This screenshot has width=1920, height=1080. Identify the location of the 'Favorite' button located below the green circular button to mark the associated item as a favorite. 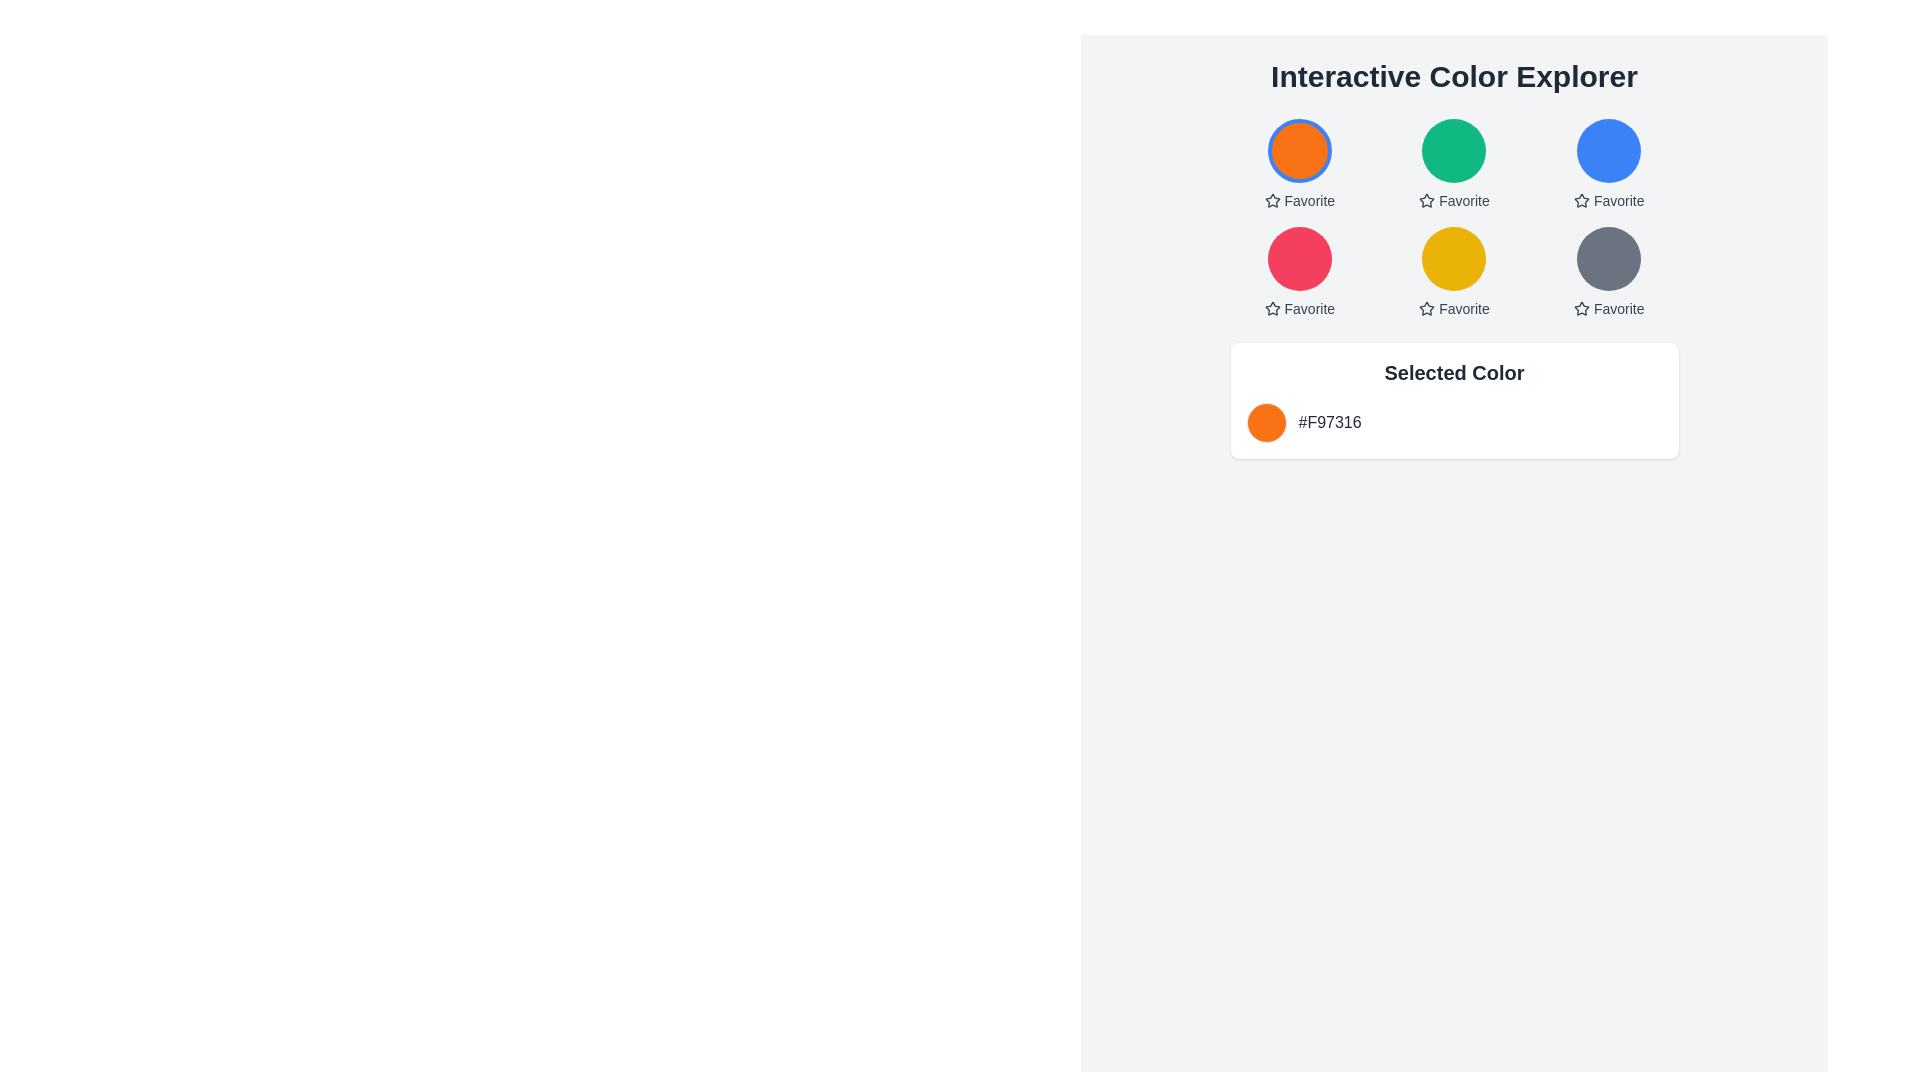
(1454, 200).